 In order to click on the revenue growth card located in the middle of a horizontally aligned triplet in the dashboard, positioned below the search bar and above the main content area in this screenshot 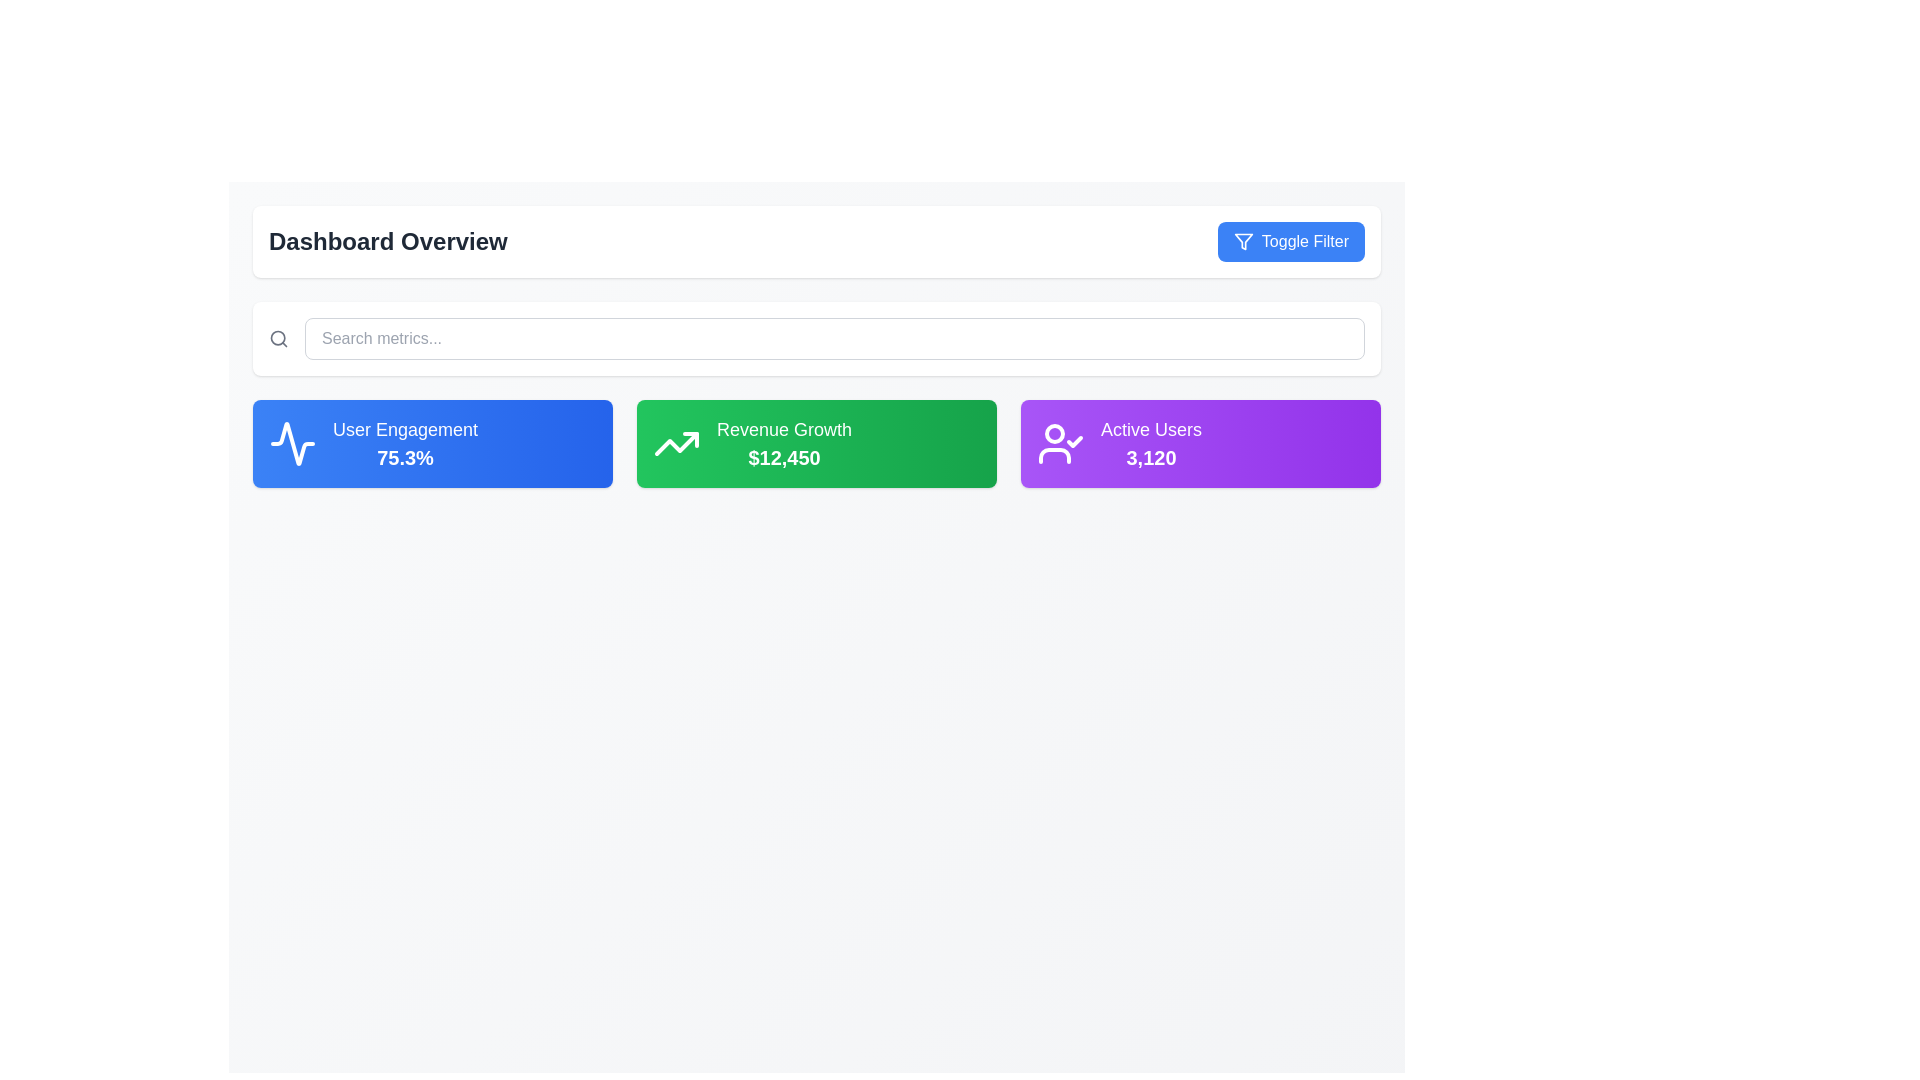, I will do `click(816, 442)`.